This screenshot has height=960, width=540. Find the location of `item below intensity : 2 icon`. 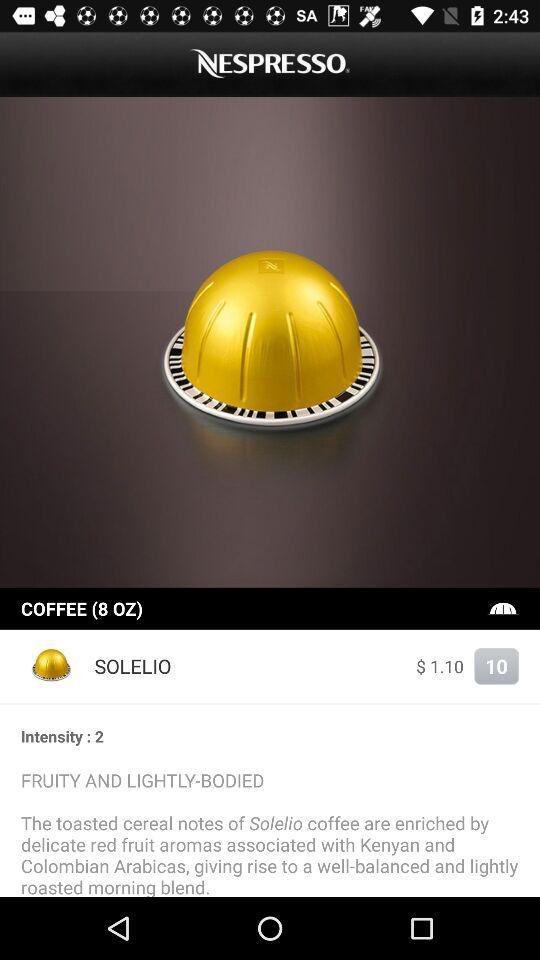

item below intensity : 2 icon is located at coordinates (270, 832).